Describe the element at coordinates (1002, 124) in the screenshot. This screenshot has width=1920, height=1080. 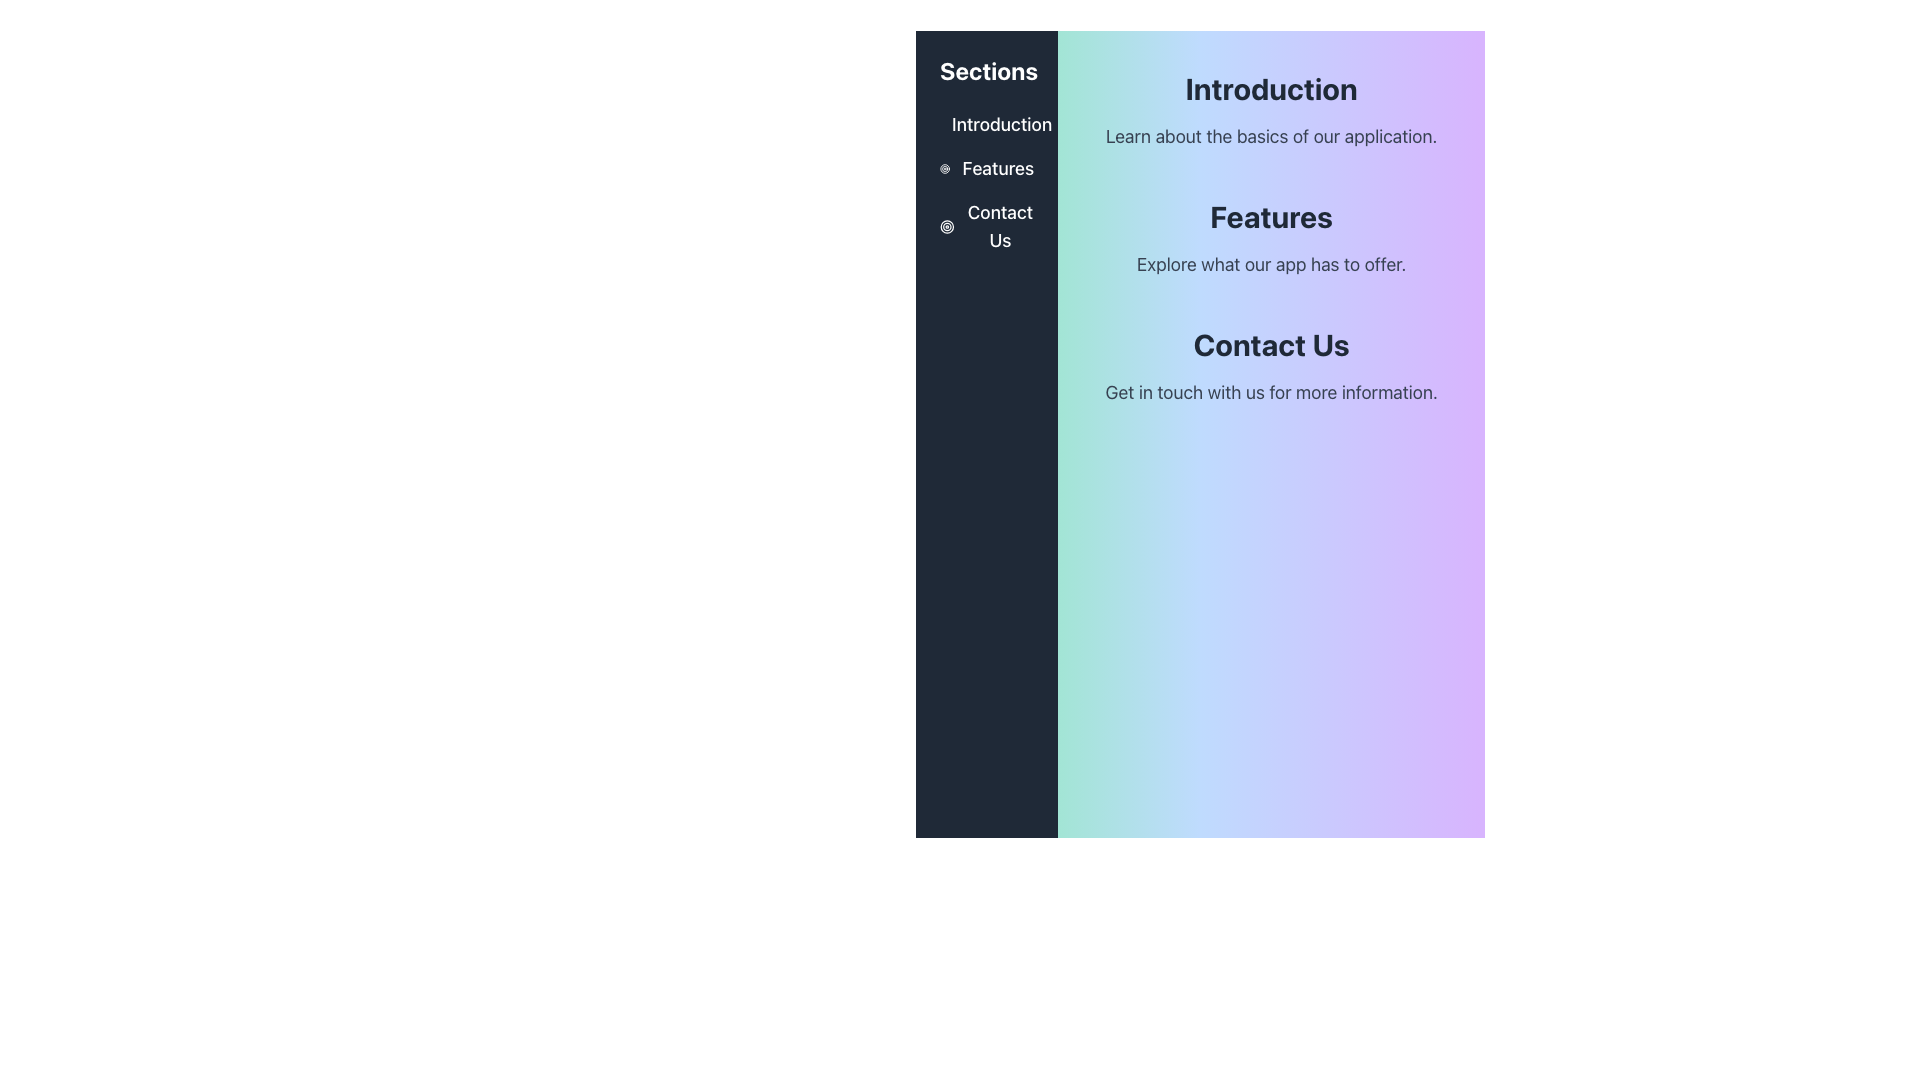
I see `the 'Introduction' hyperlink text in the left navigation bar` at that location.